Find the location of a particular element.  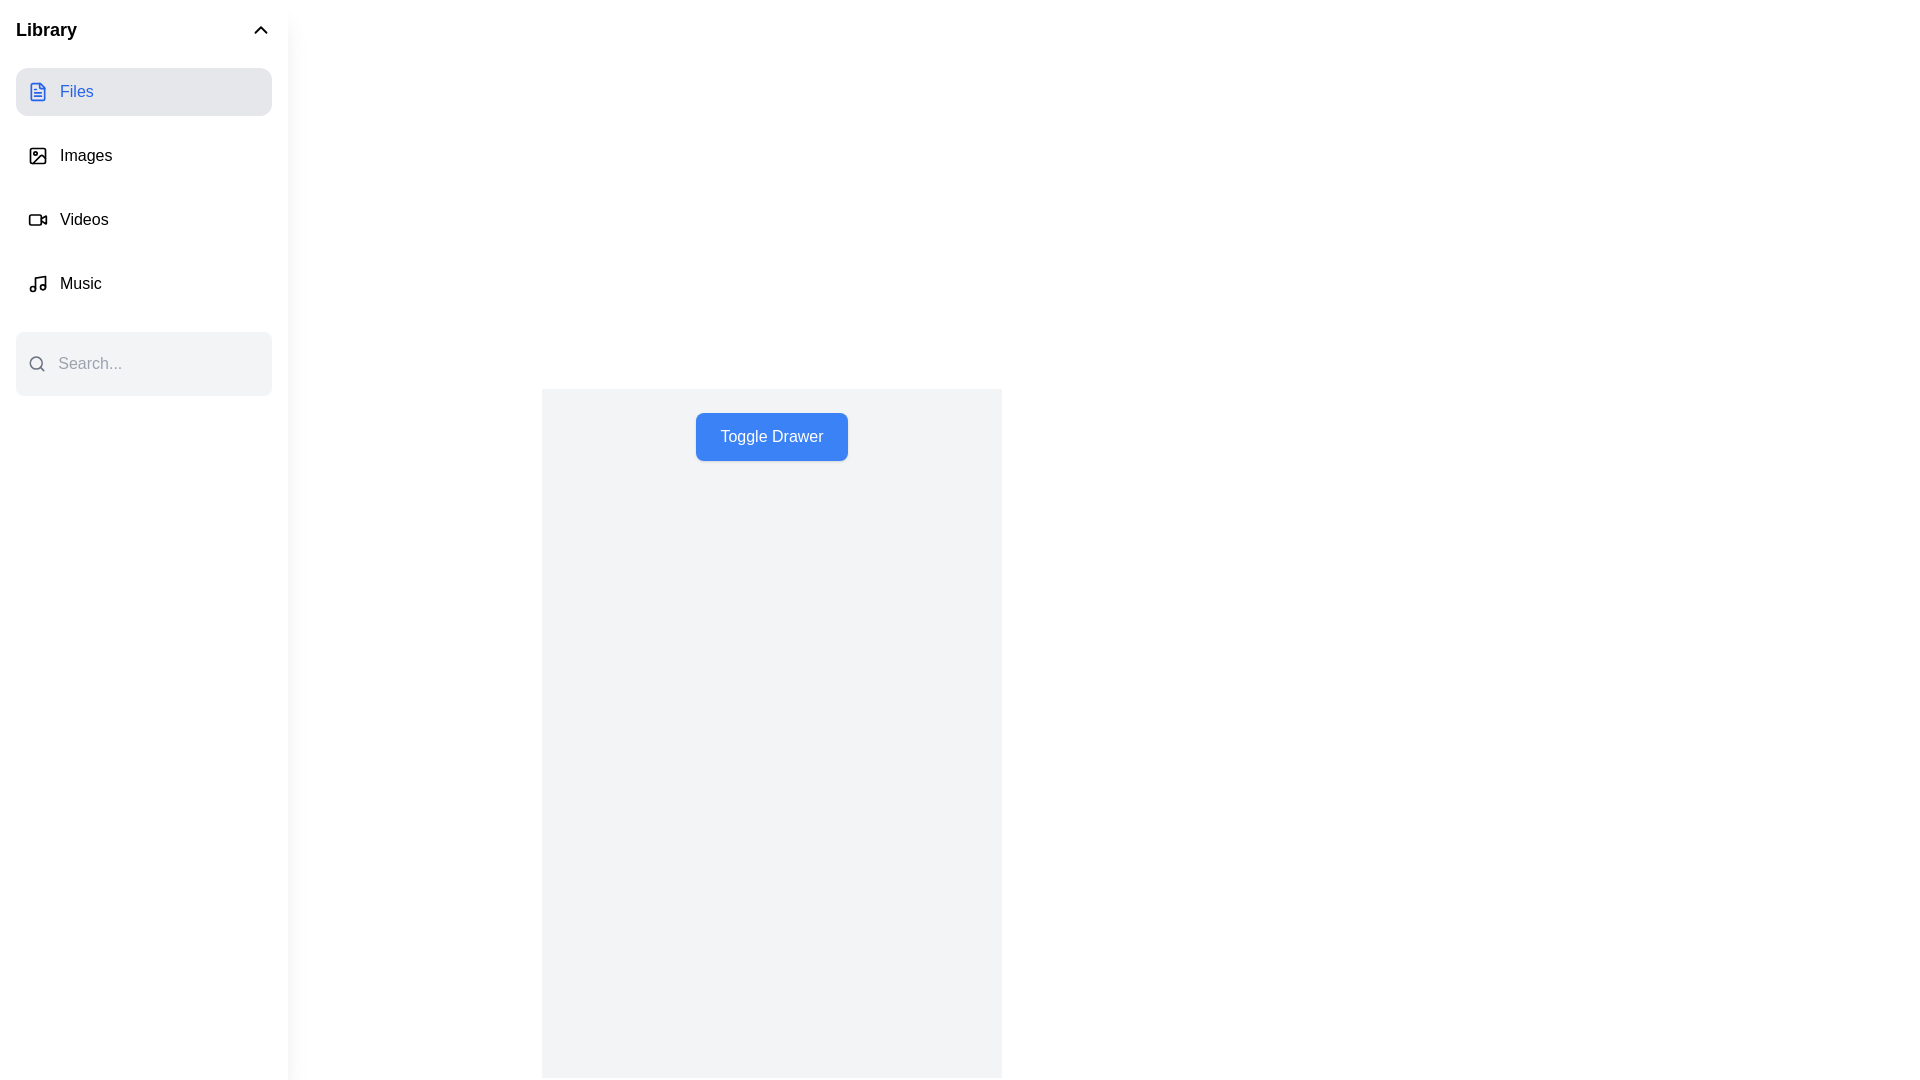

the magnifying glass icon located in the search bar on the left sidebar menu, which is styled in gray and adjacent to a search input field is located at coordinates (37, 363).